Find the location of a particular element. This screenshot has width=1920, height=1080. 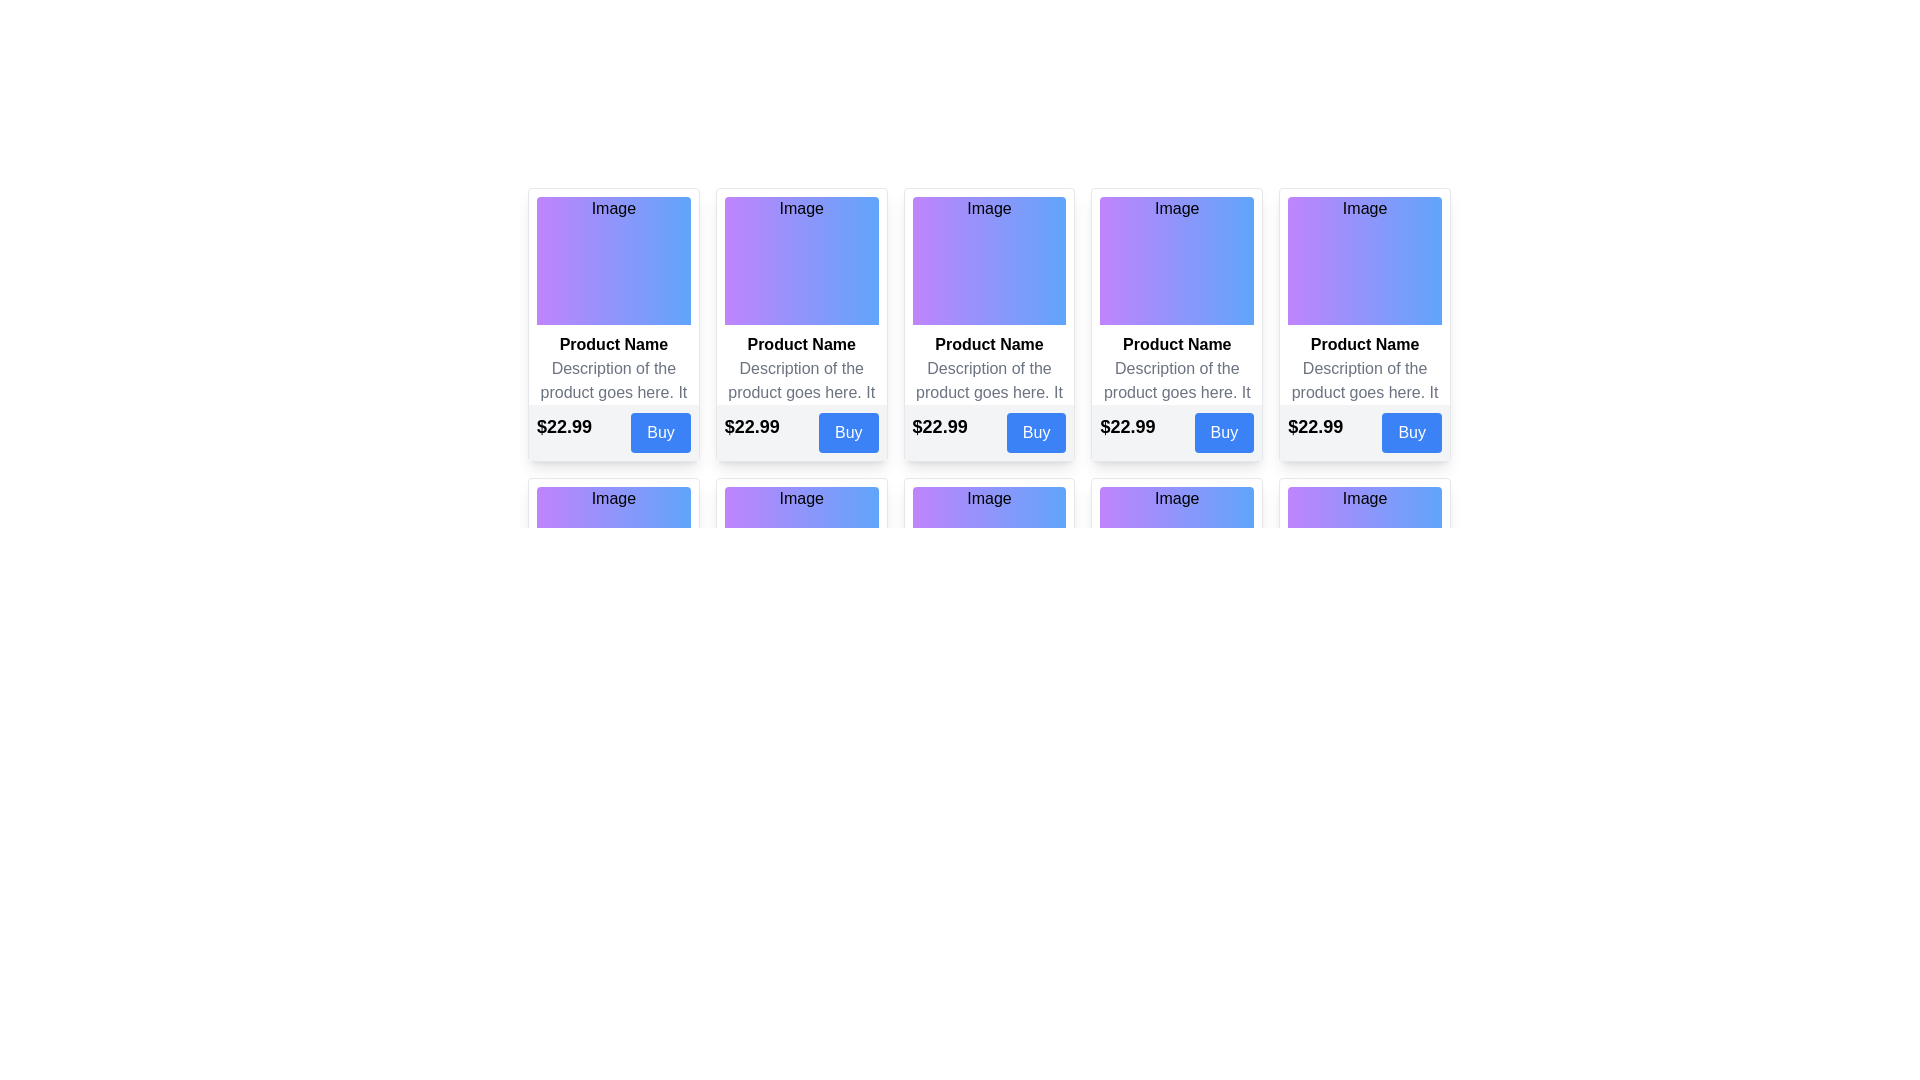

the price displayed ('$22.99') in bold text located at the bottom of the second product card is located at coordinates (801, 431).